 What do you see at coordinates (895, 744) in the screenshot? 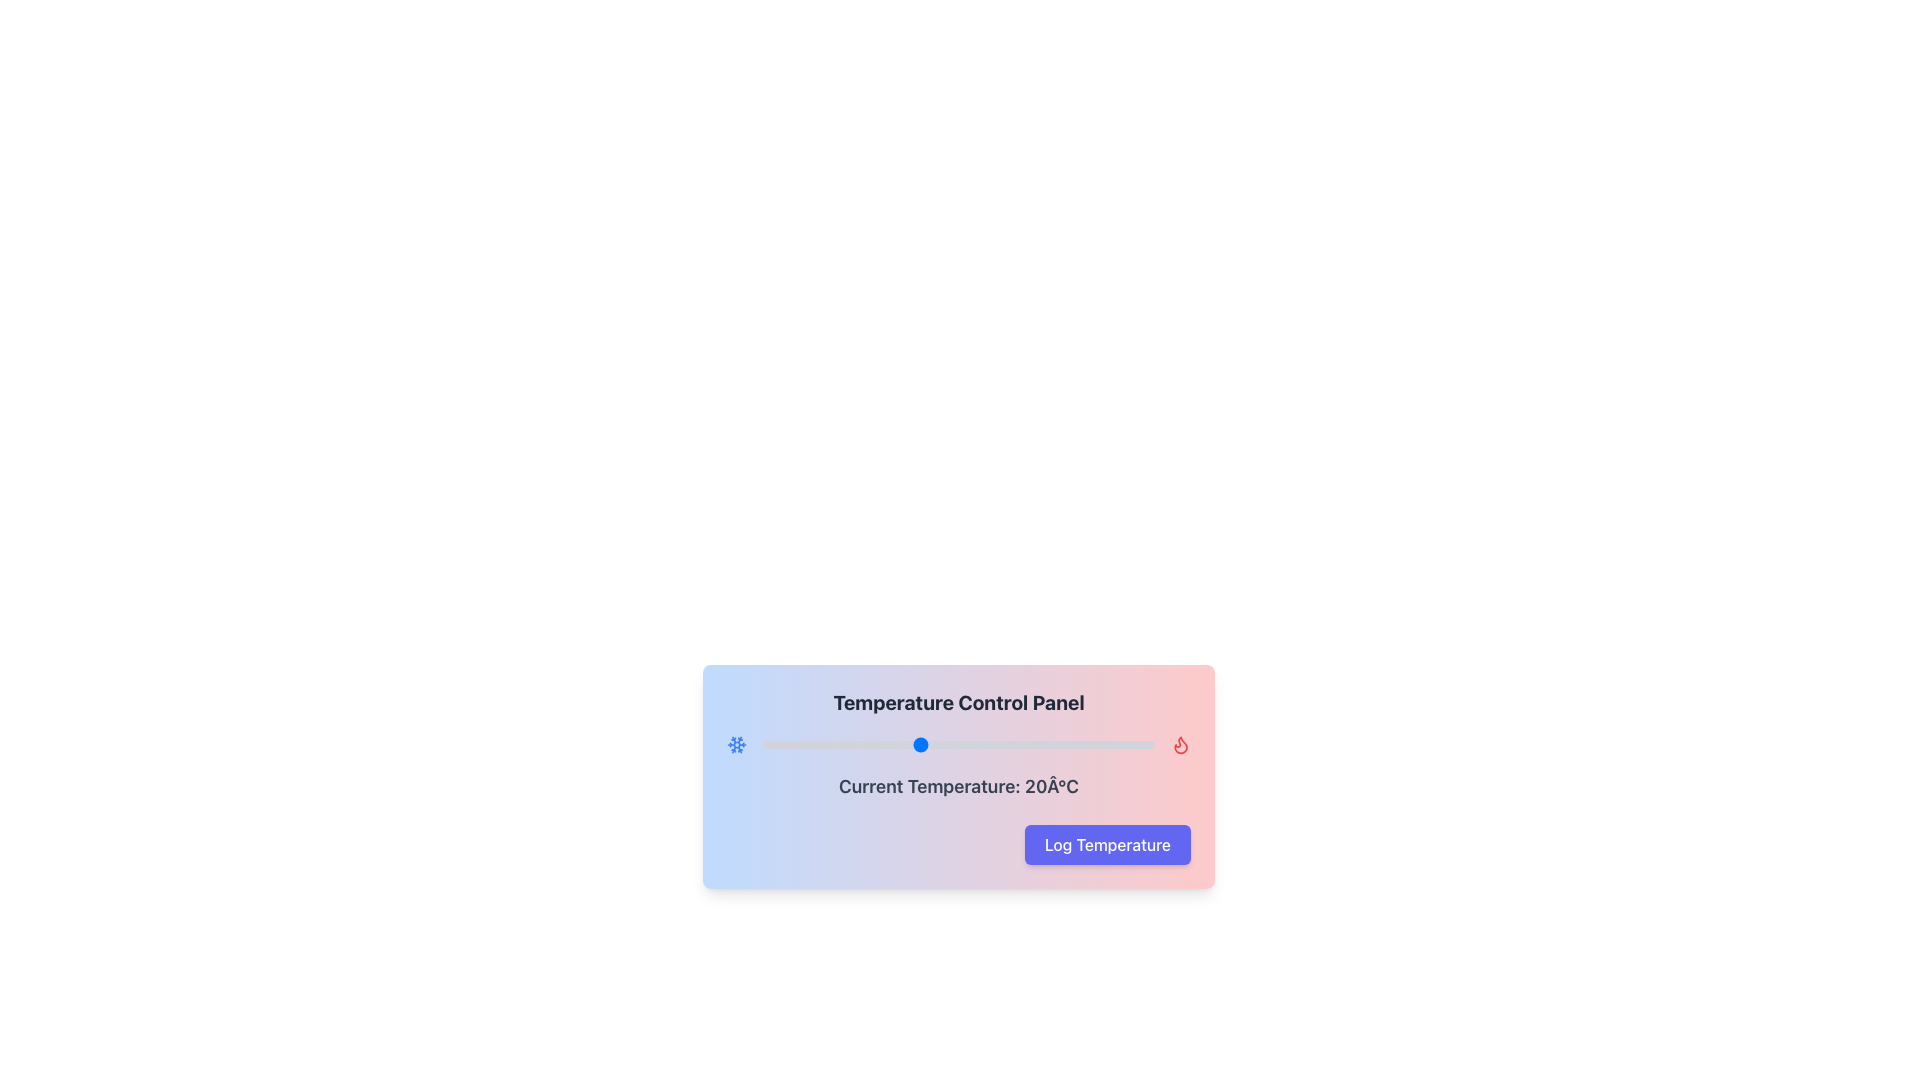
I see `the temperature slider` at bounding box center [895, 744].